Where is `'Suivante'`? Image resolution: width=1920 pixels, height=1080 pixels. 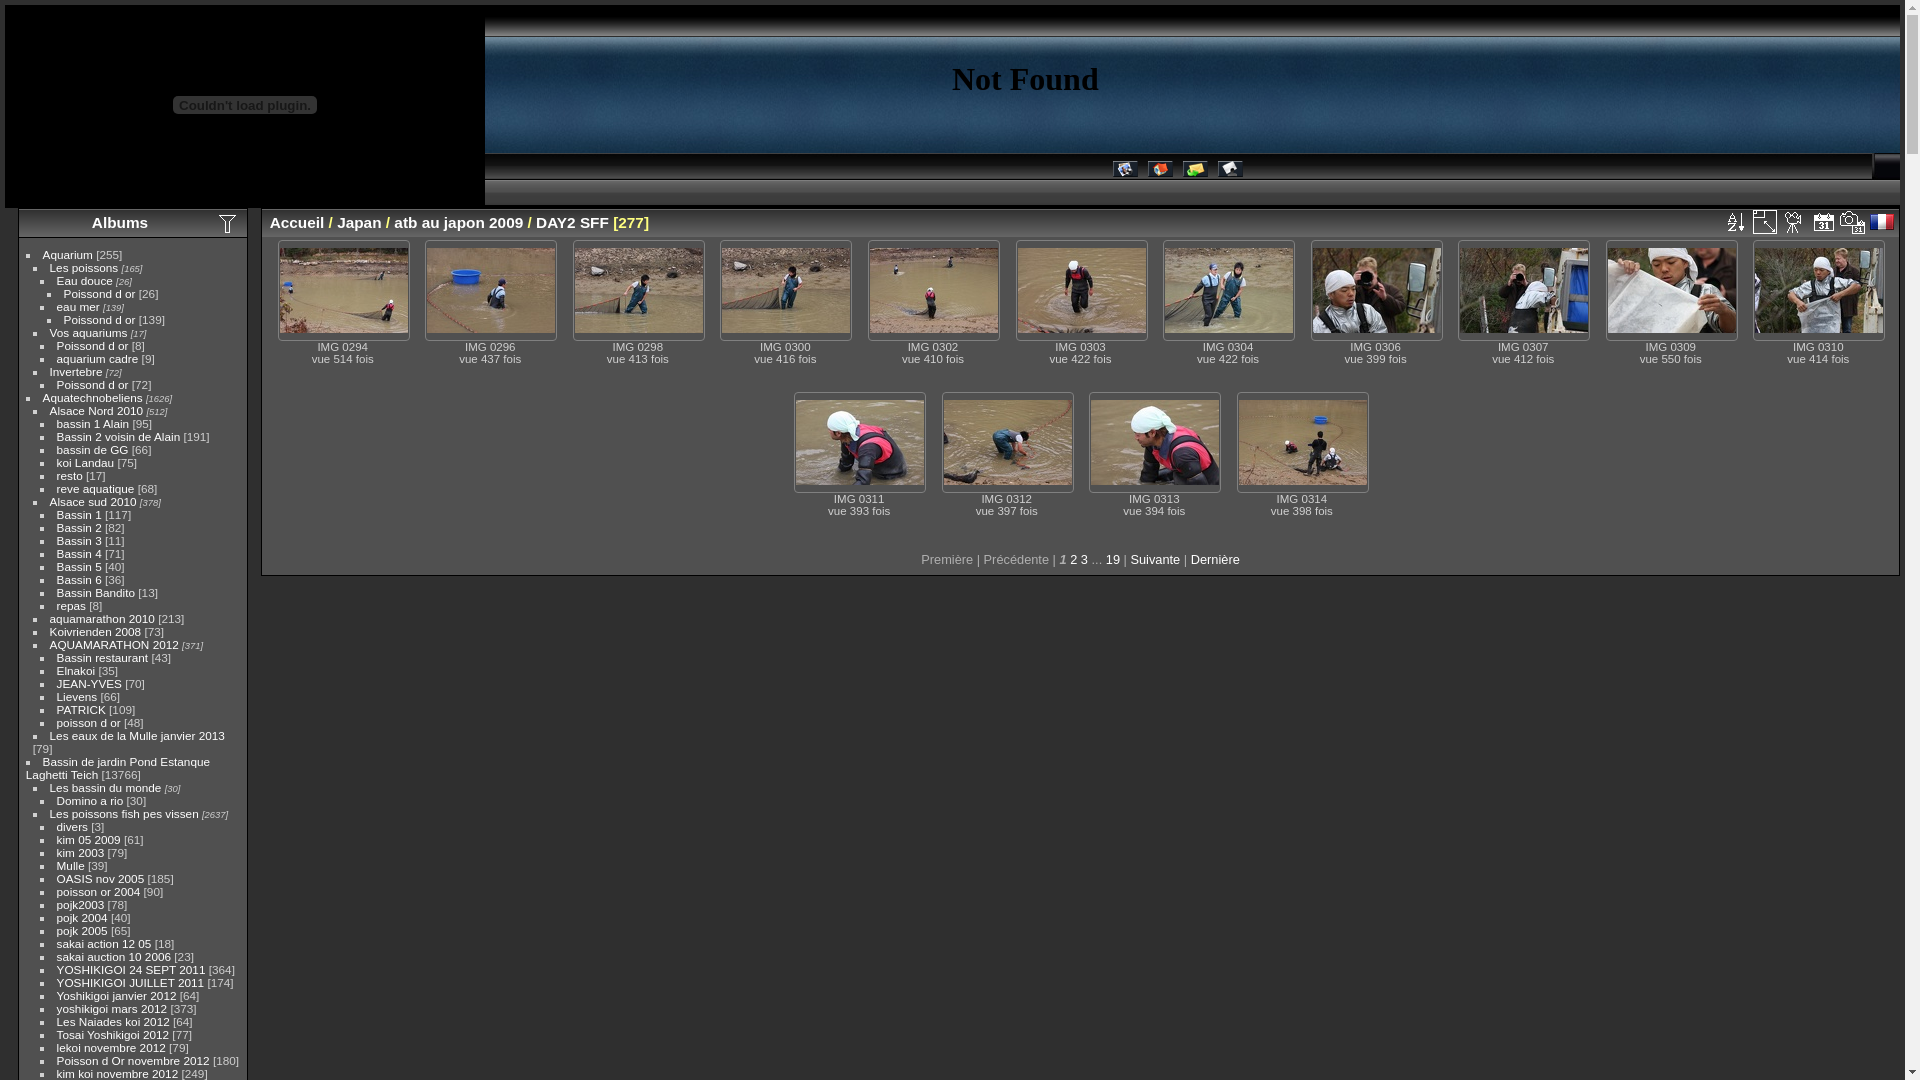 'Suivante' is located at coordinates (1155, 559).